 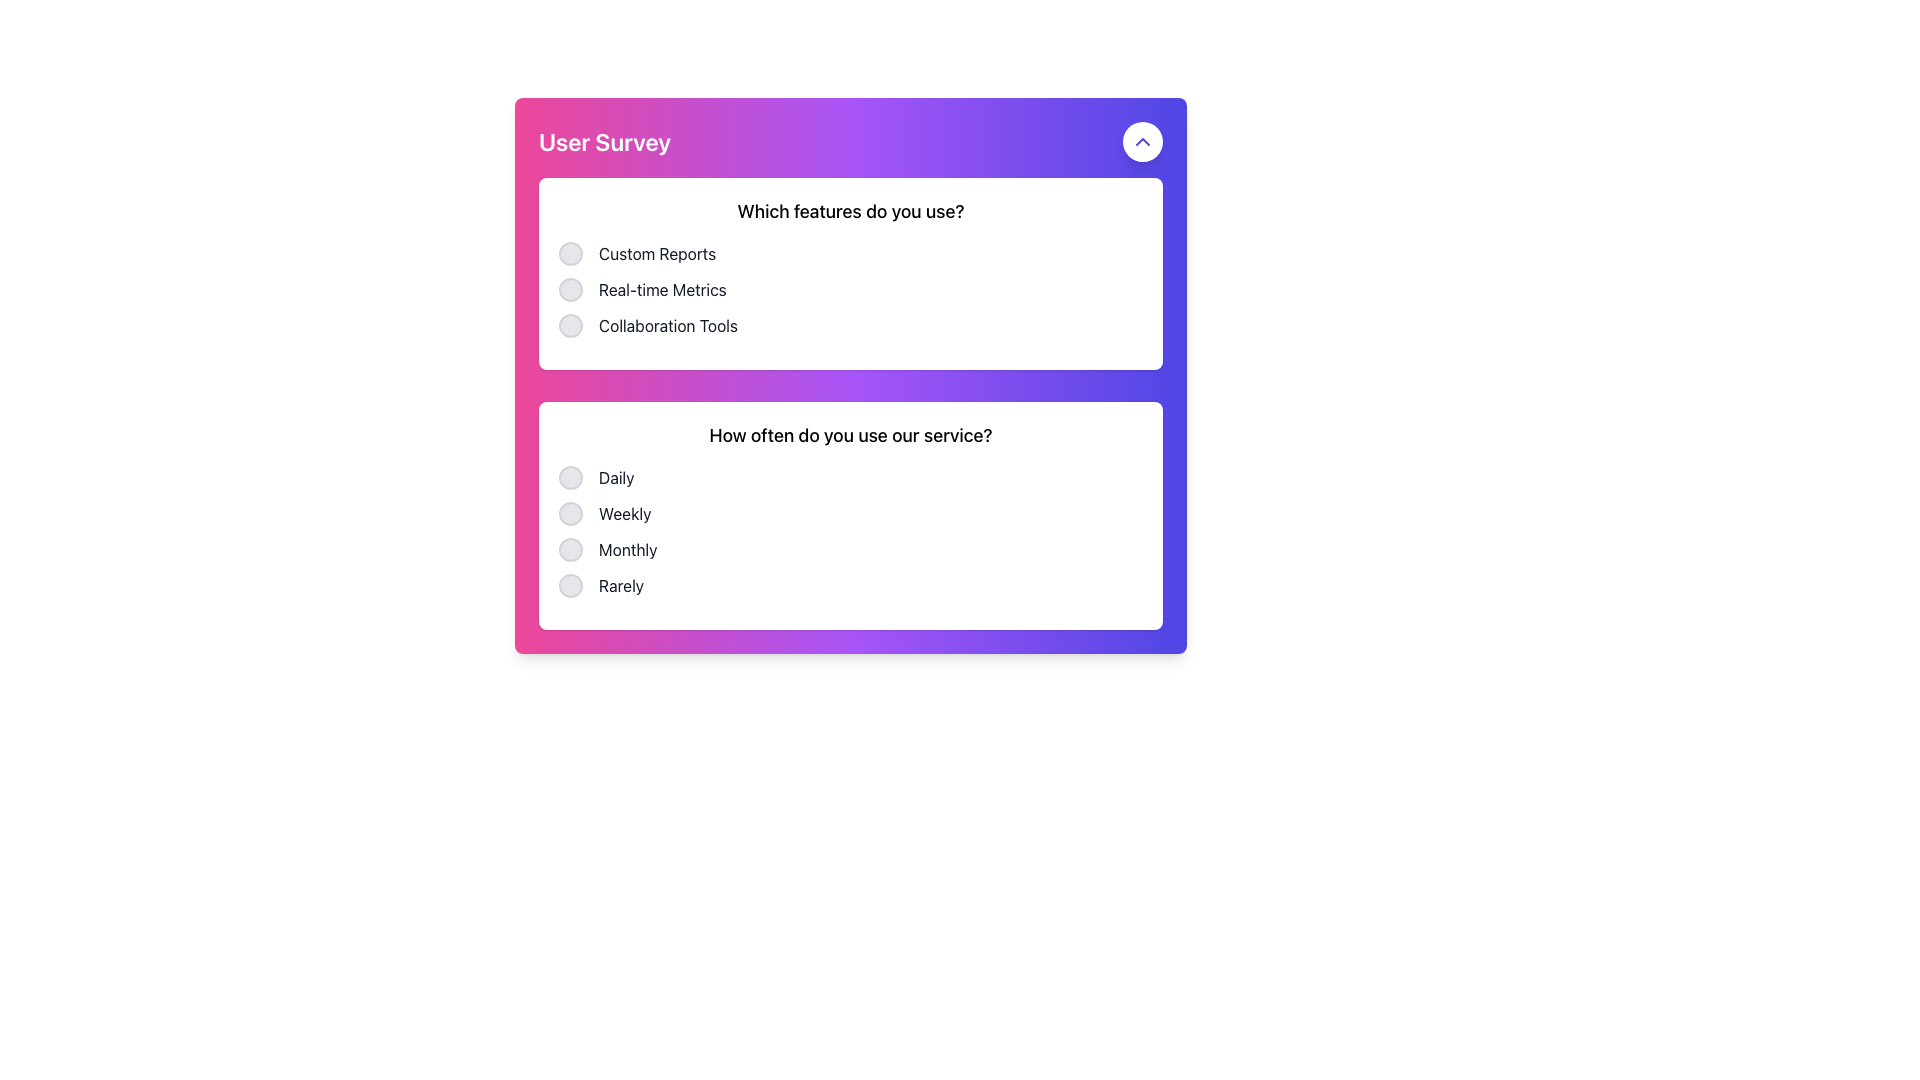 I want to click on the 'Custom Reports' selectable list item, which is the first option in the list of features under 'Which features do you use?', so click(x=850, y=253).